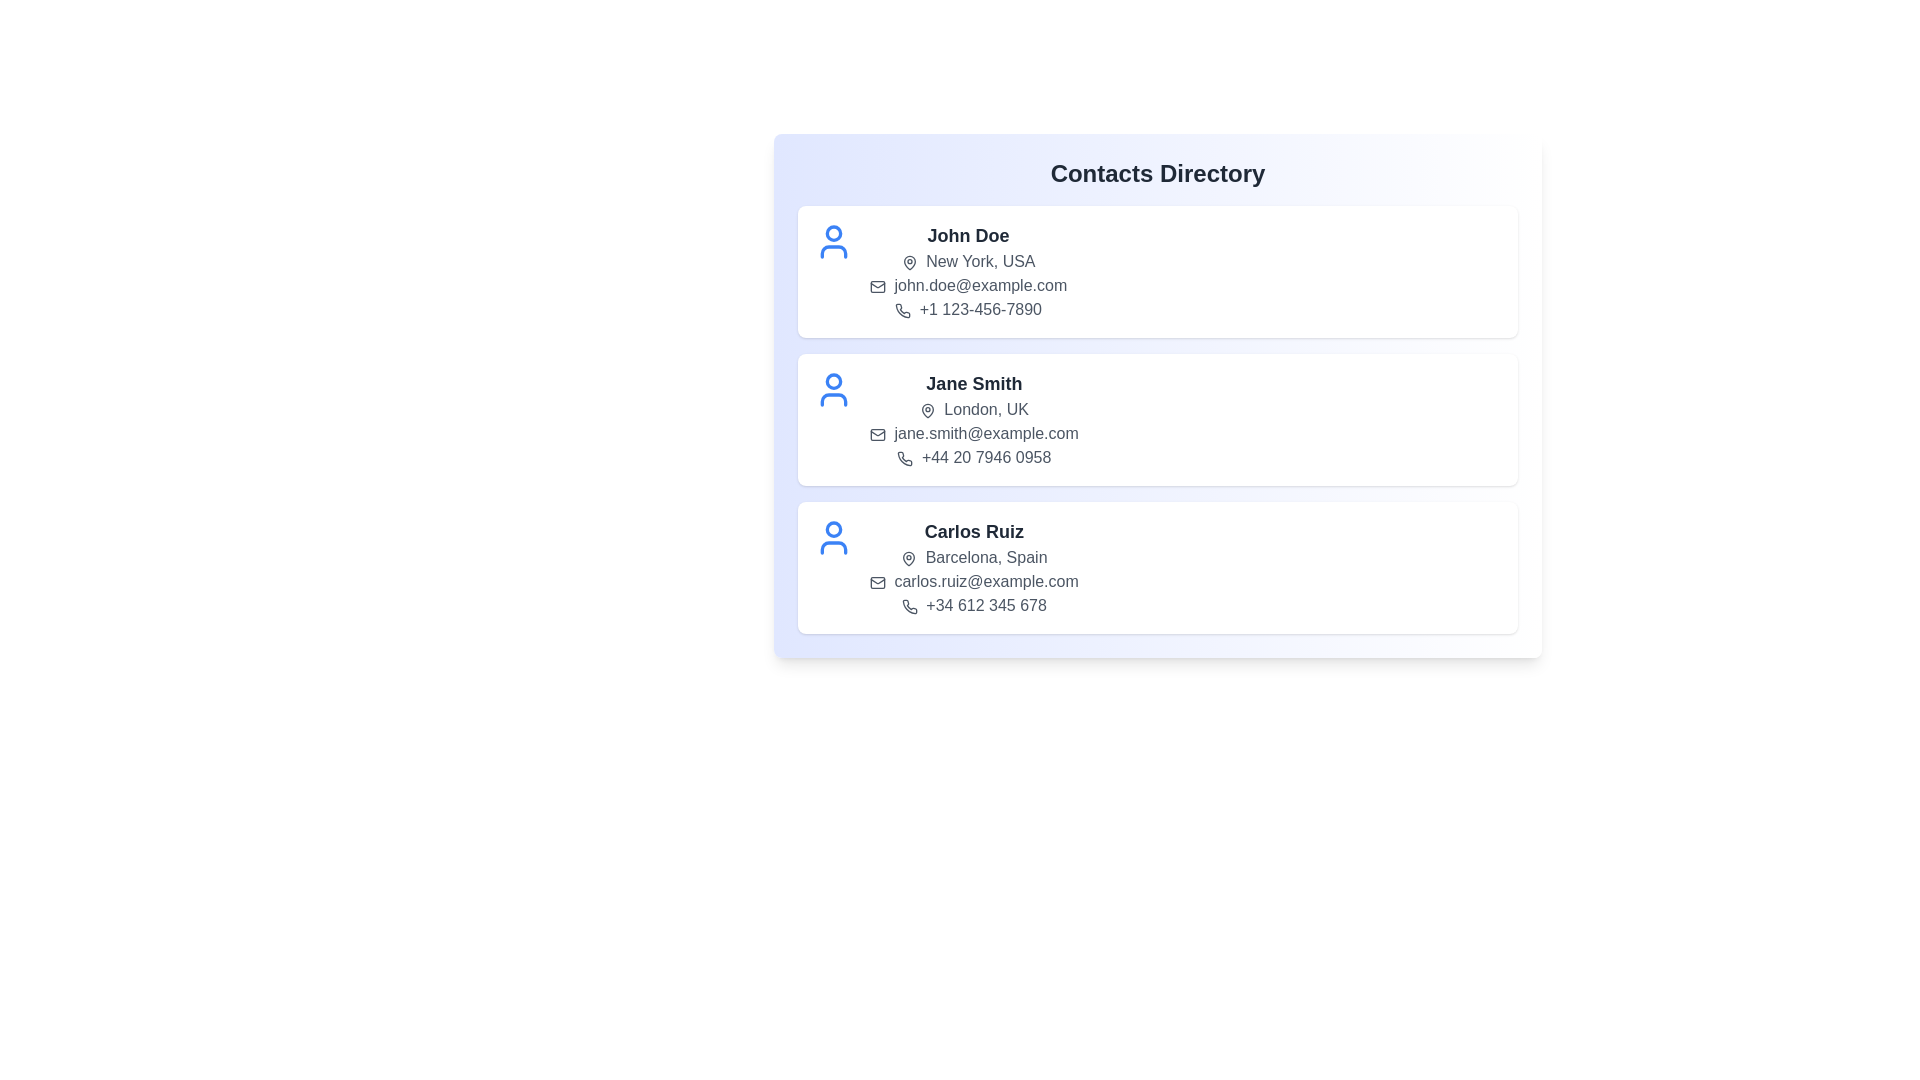 The image size is (1920, 1080). Describe the element at coordinates (834, 389) in the screenshot. I see `the user icon for the contact Jane Smith` at that location.